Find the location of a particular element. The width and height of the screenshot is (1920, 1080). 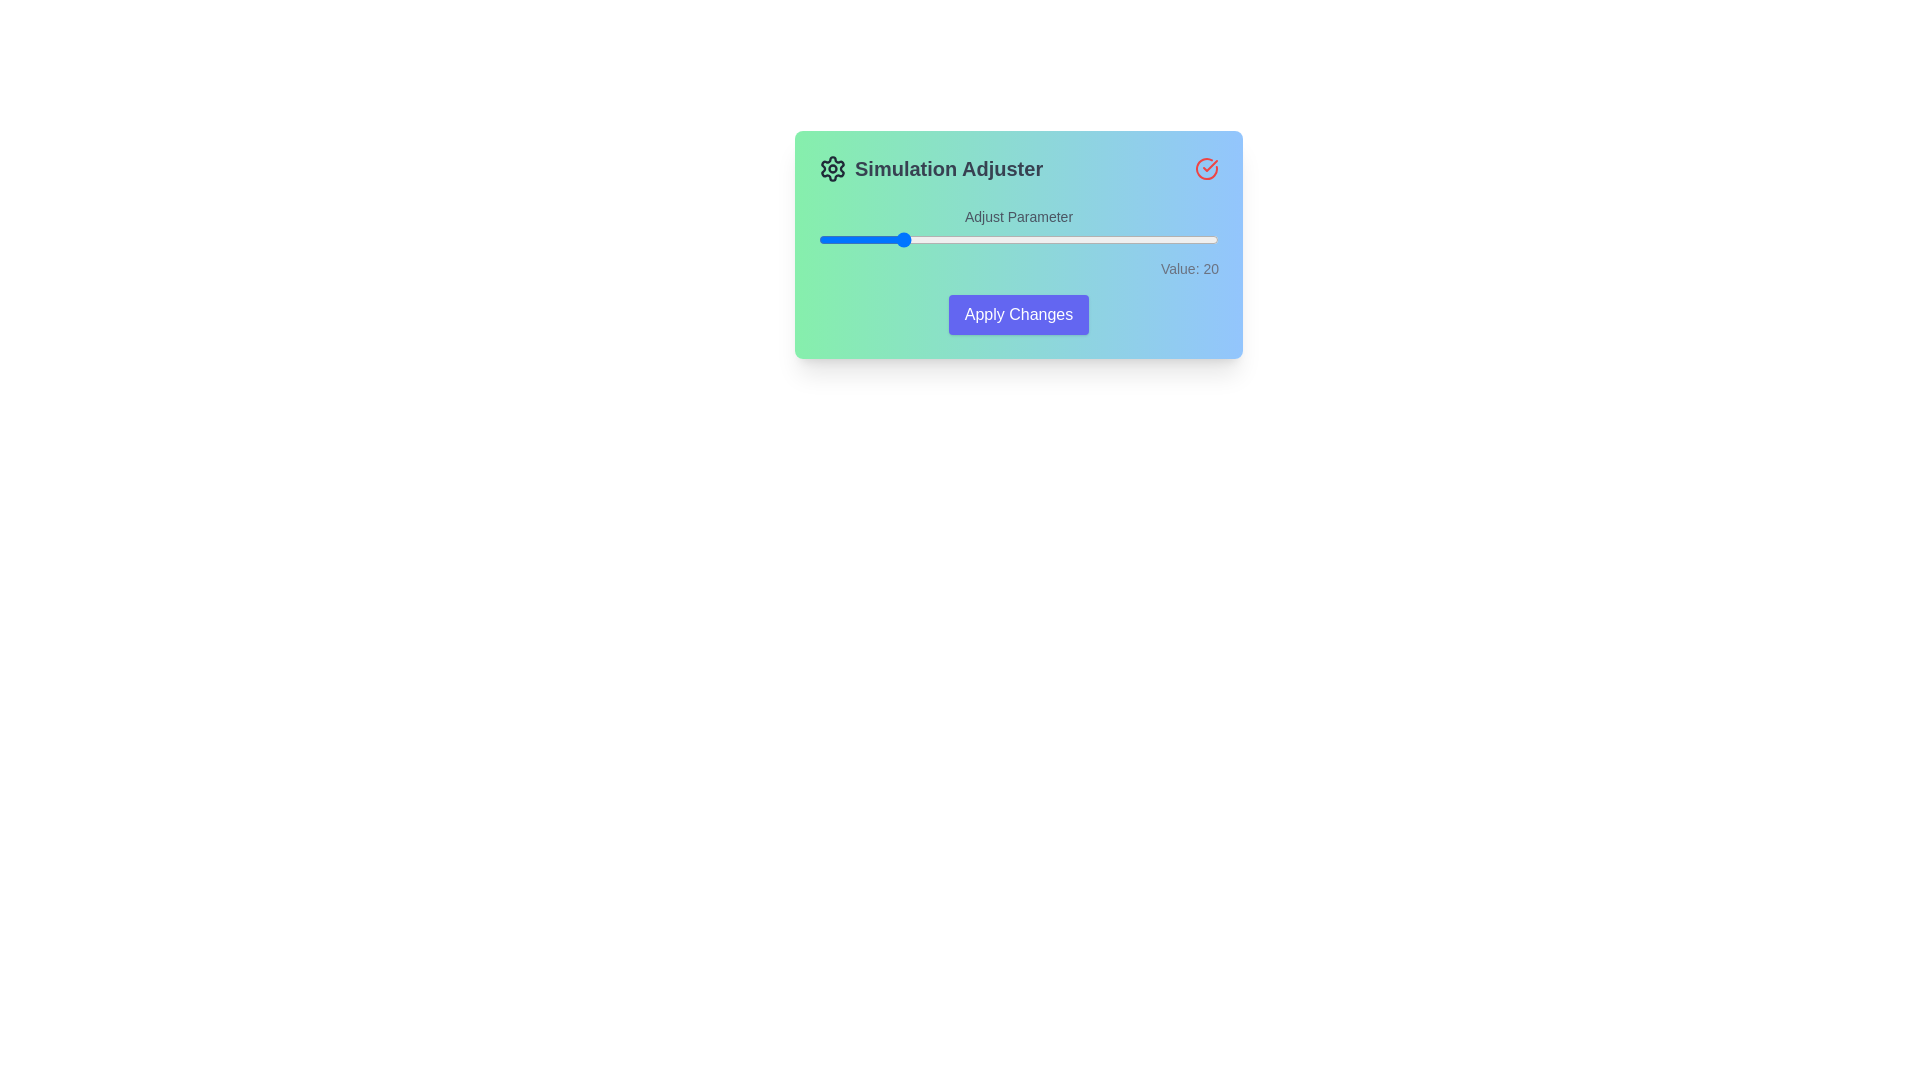

the slider to set the value to 5 is located at coordinates (839, 238).